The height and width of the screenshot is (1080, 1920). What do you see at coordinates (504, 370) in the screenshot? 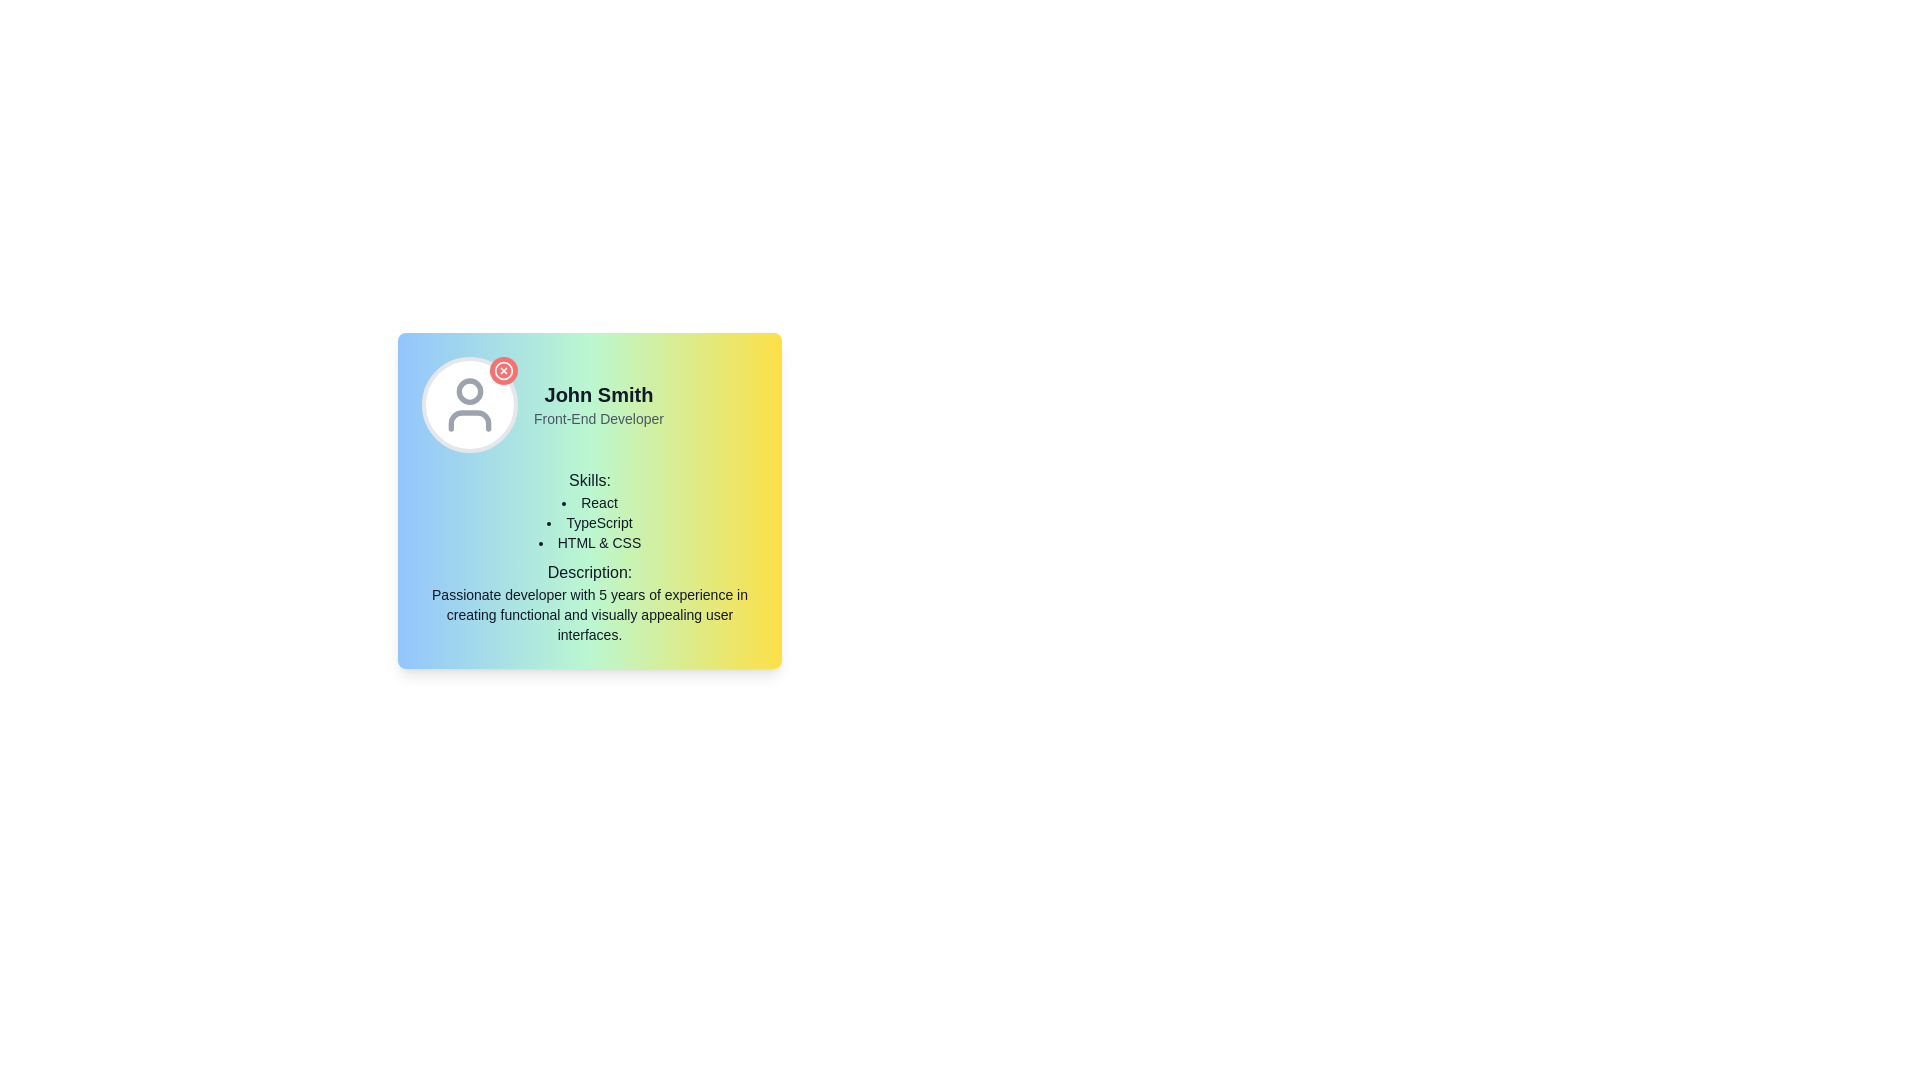
I see `the circular SVG element that is centrally positioned within the icon structure in the top-left region of the card's header area` at bounding box center [504, 370].